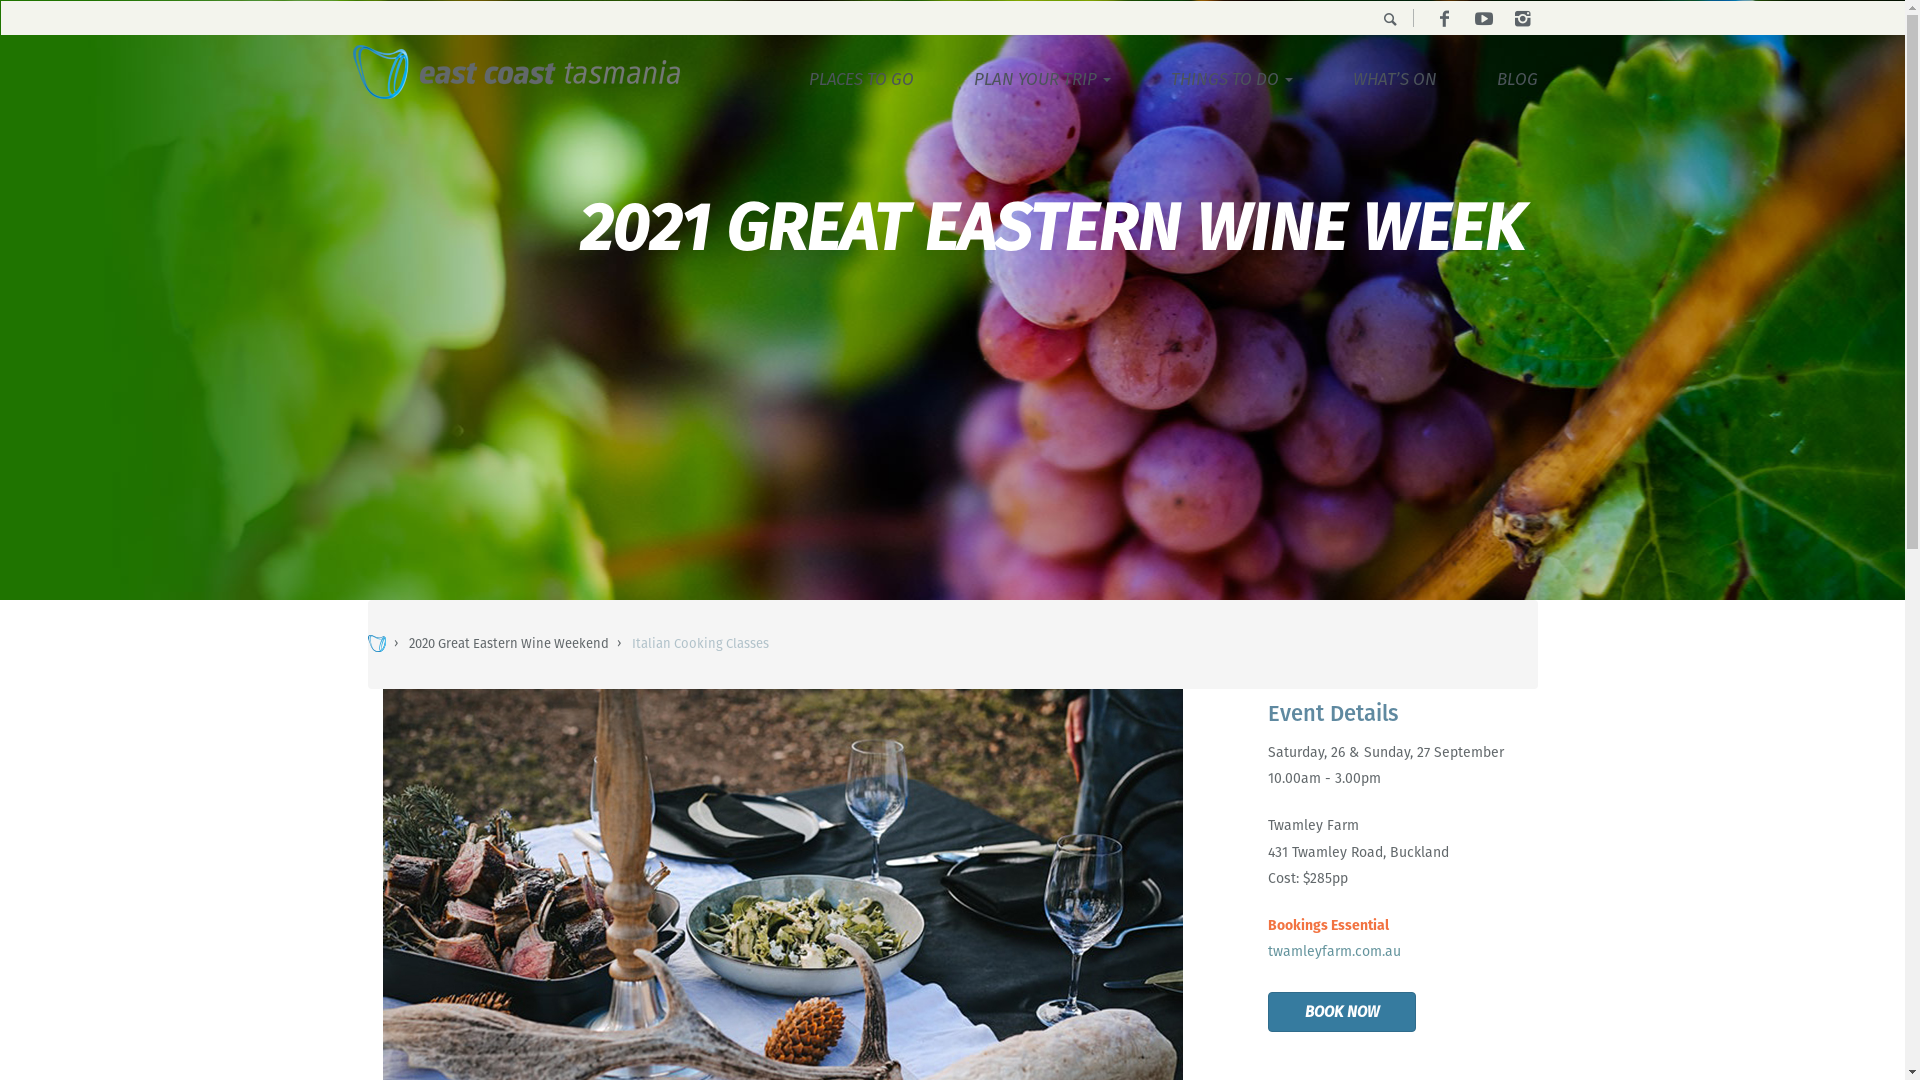 The height and width of the screenshot is (1080, 1920). What do you see at coordinates (508, 643) in the screenshot?
I see `'2020 Great Eastern Wine Weekend'` at bounding box center [508, 643].